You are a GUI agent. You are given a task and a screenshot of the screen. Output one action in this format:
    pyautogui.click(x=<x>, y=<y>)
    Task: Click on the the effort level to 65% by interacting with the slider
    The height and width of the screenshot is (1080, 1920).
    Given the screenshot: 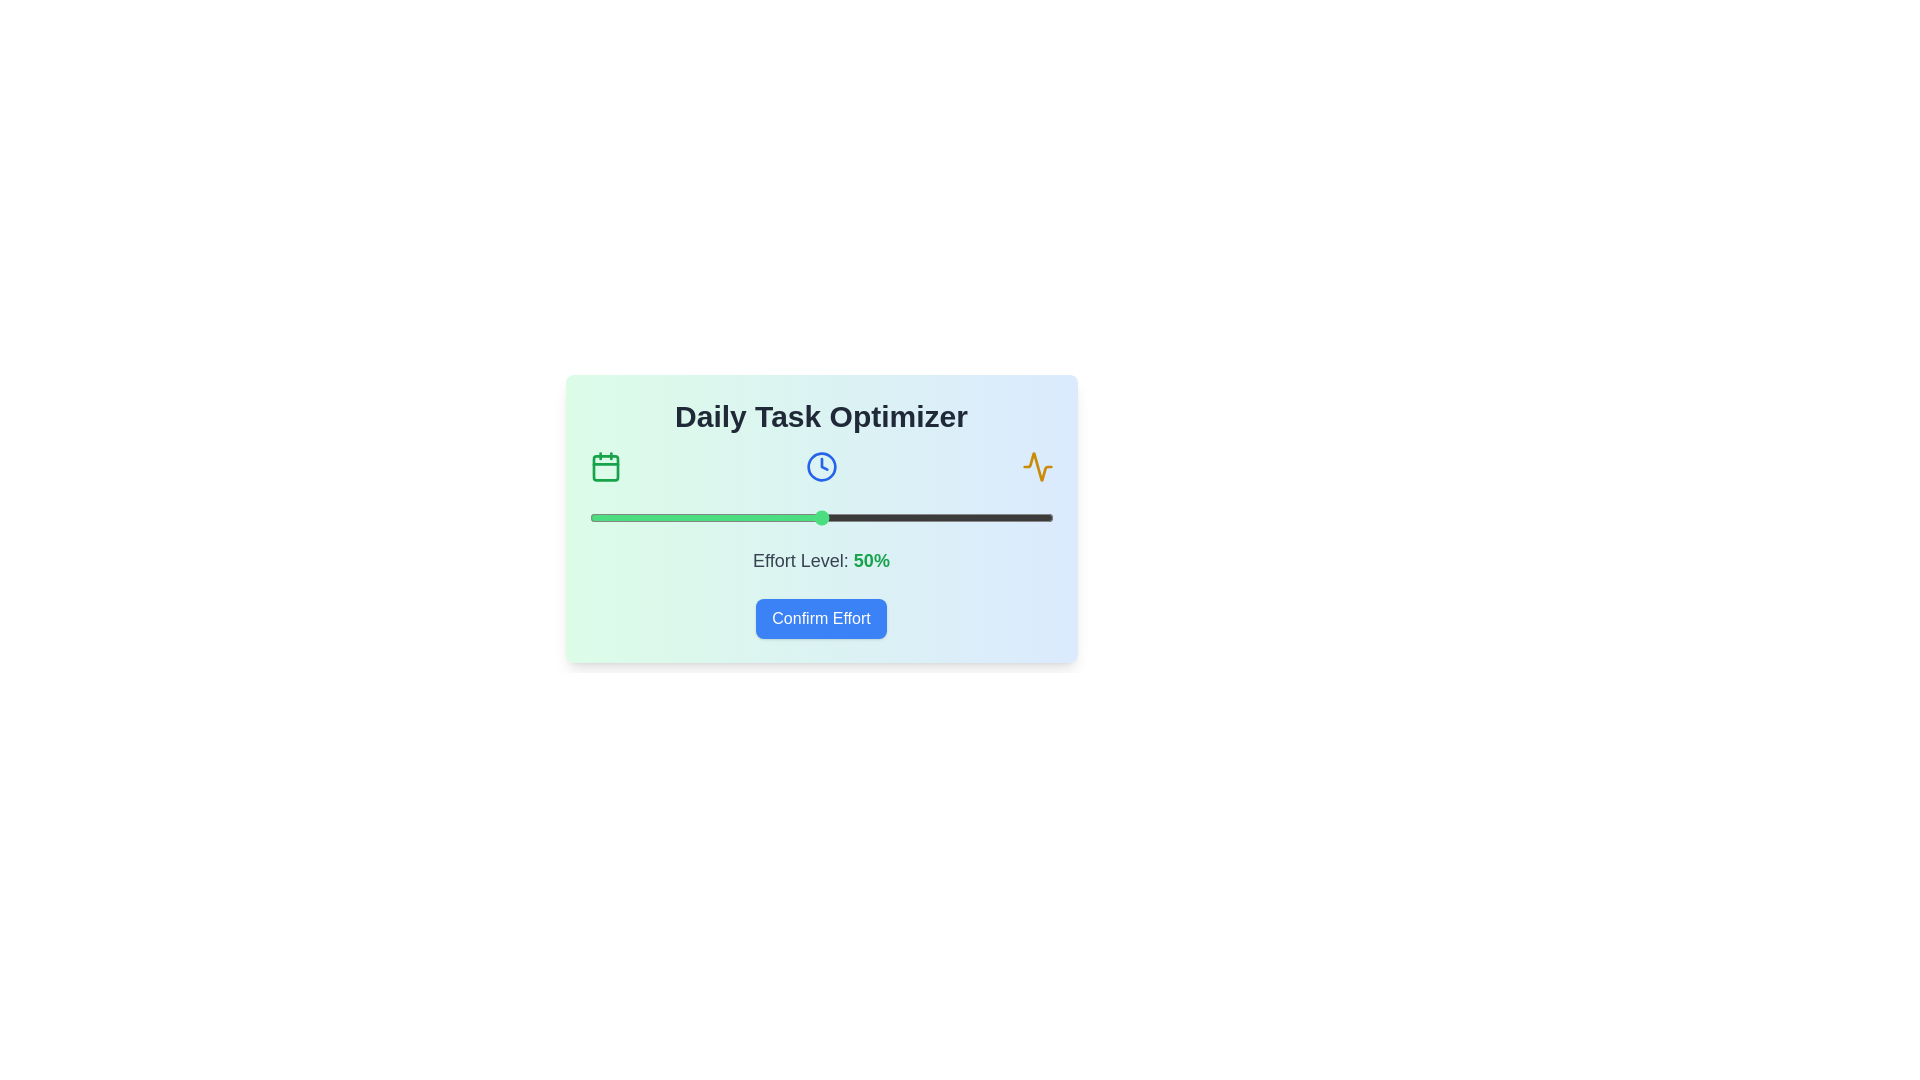 What is the action you would take?
    pyautogui.click(x=890, y=516)
    